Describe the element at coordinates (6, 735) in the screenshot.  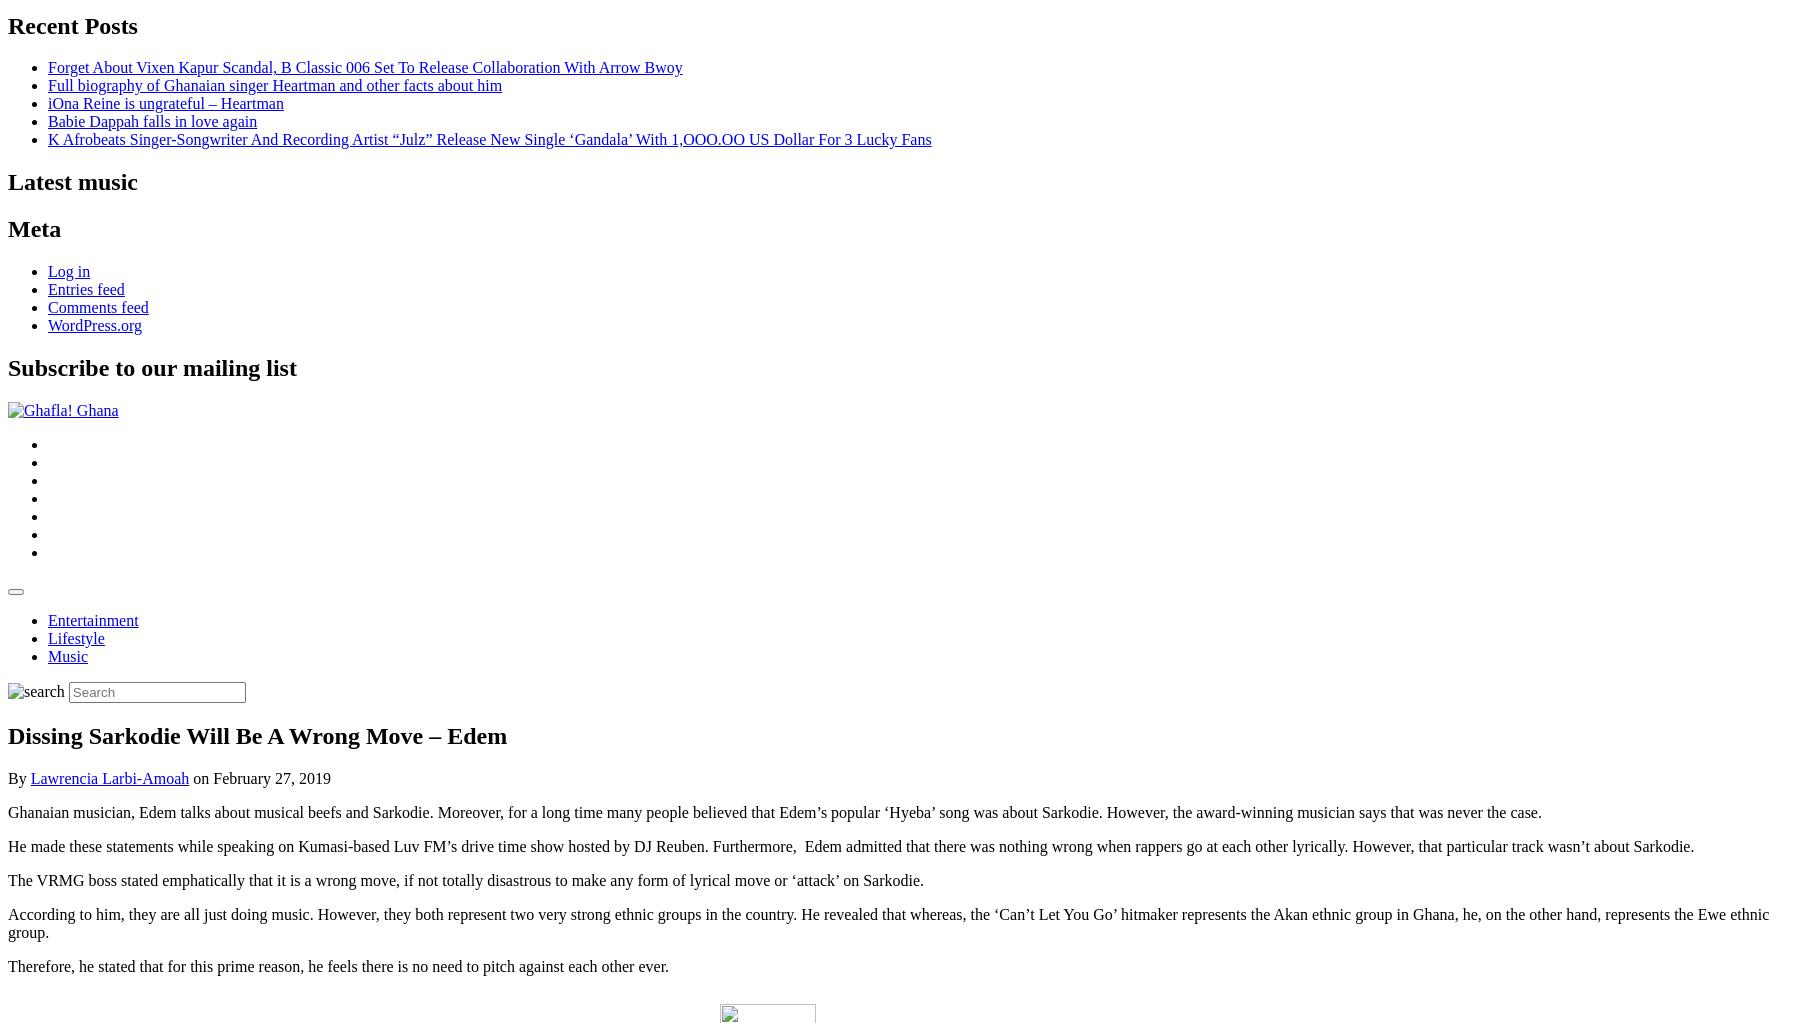
I see `'Dissing Sarkodie Will Be A Wrong Move – Edem'` at that location.